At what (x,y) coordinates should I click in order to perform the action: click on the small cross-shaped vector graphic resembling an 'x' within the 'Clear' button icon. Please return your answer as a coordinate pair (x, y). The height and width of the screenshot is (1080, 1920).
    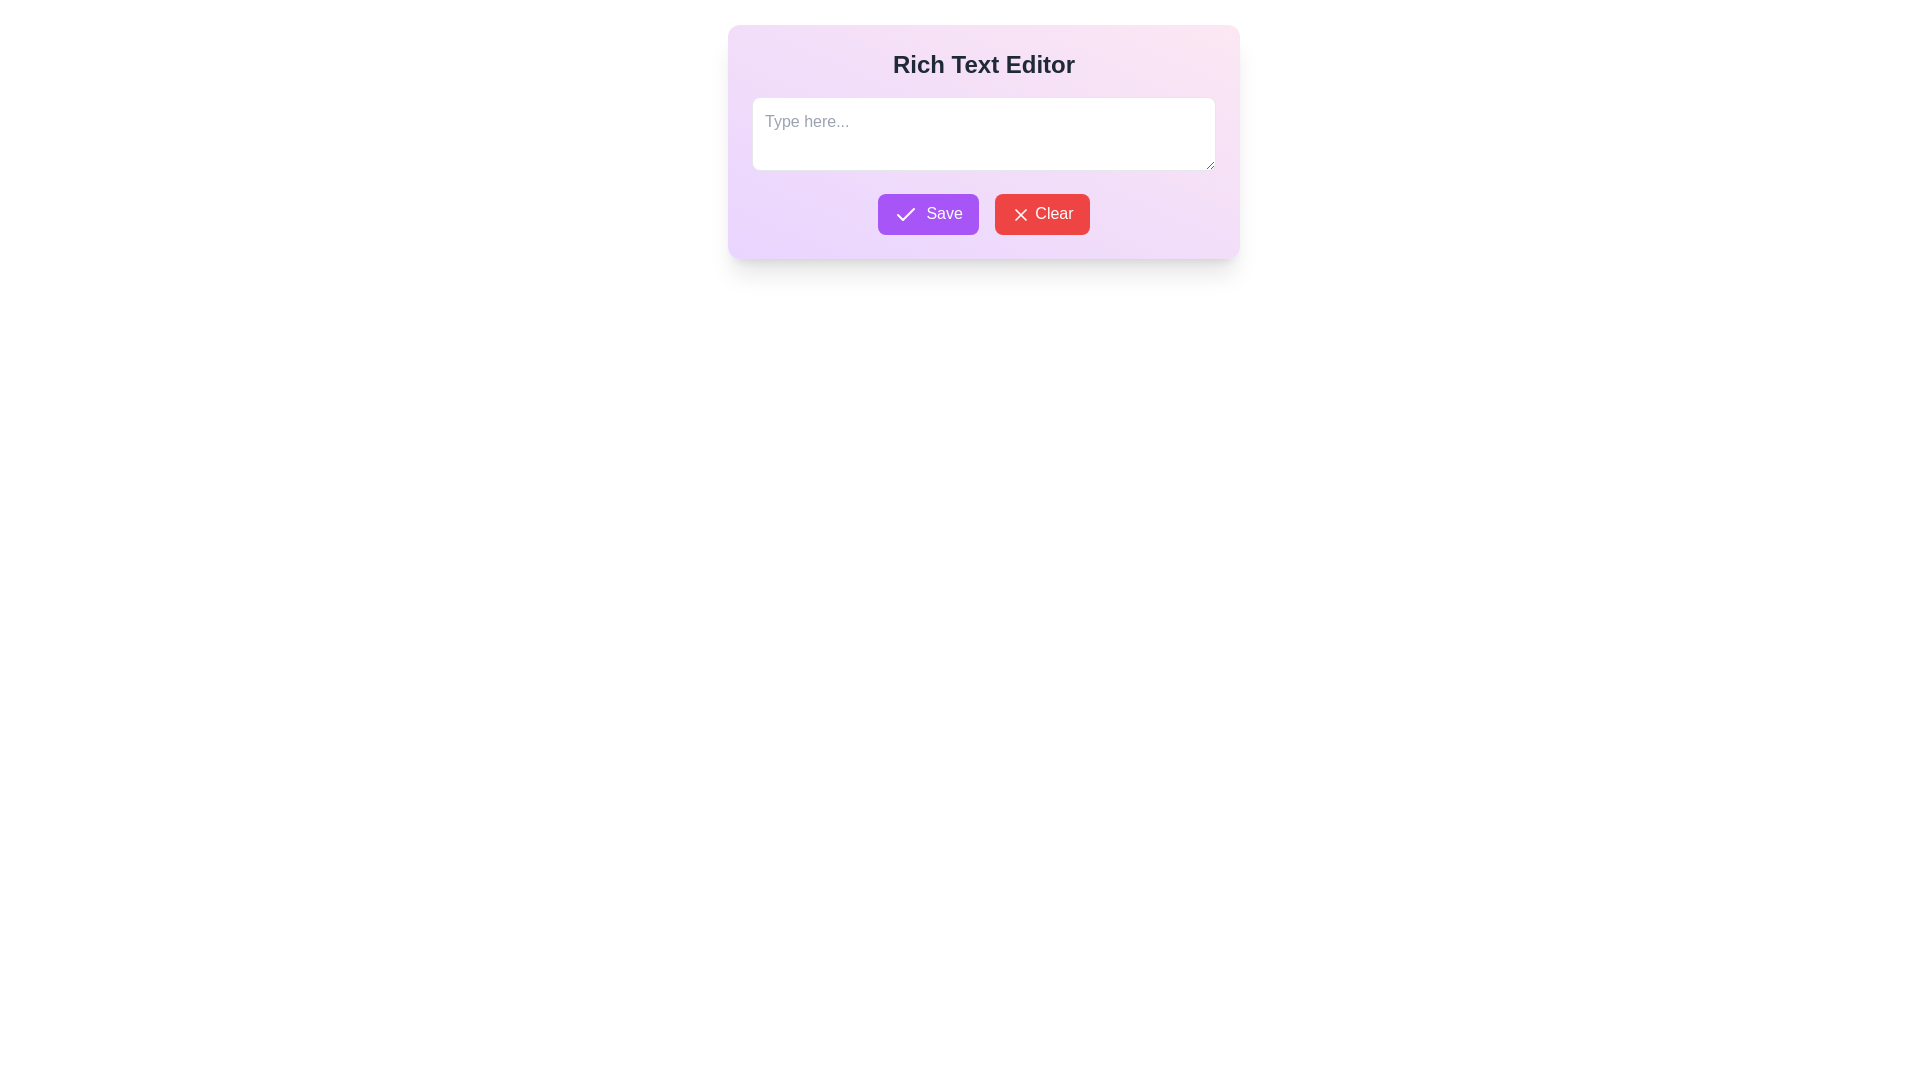
    Looking at the image, I should click on (1020, 215).